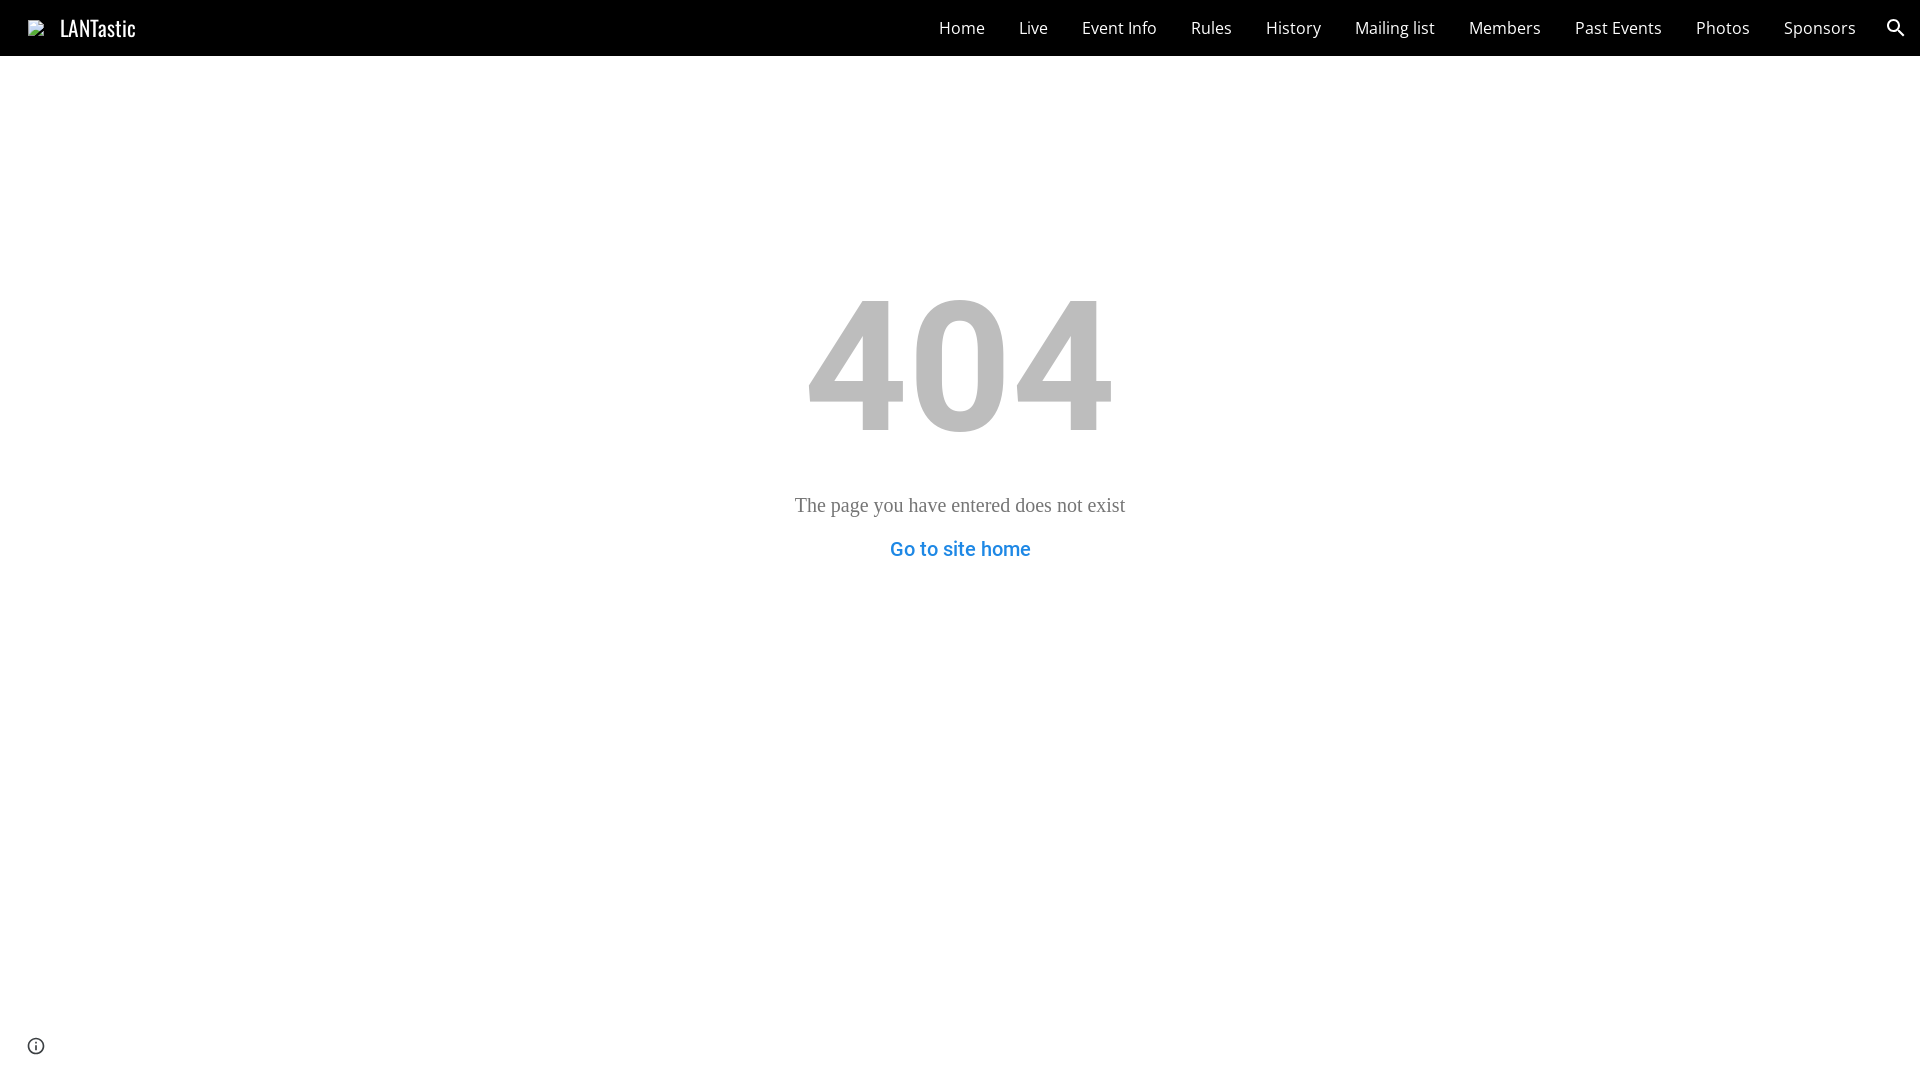  What do you see at coordinates (1618, 27) in the screenshot?
I see `'Past Events'` at bounding box center [1618, 27].